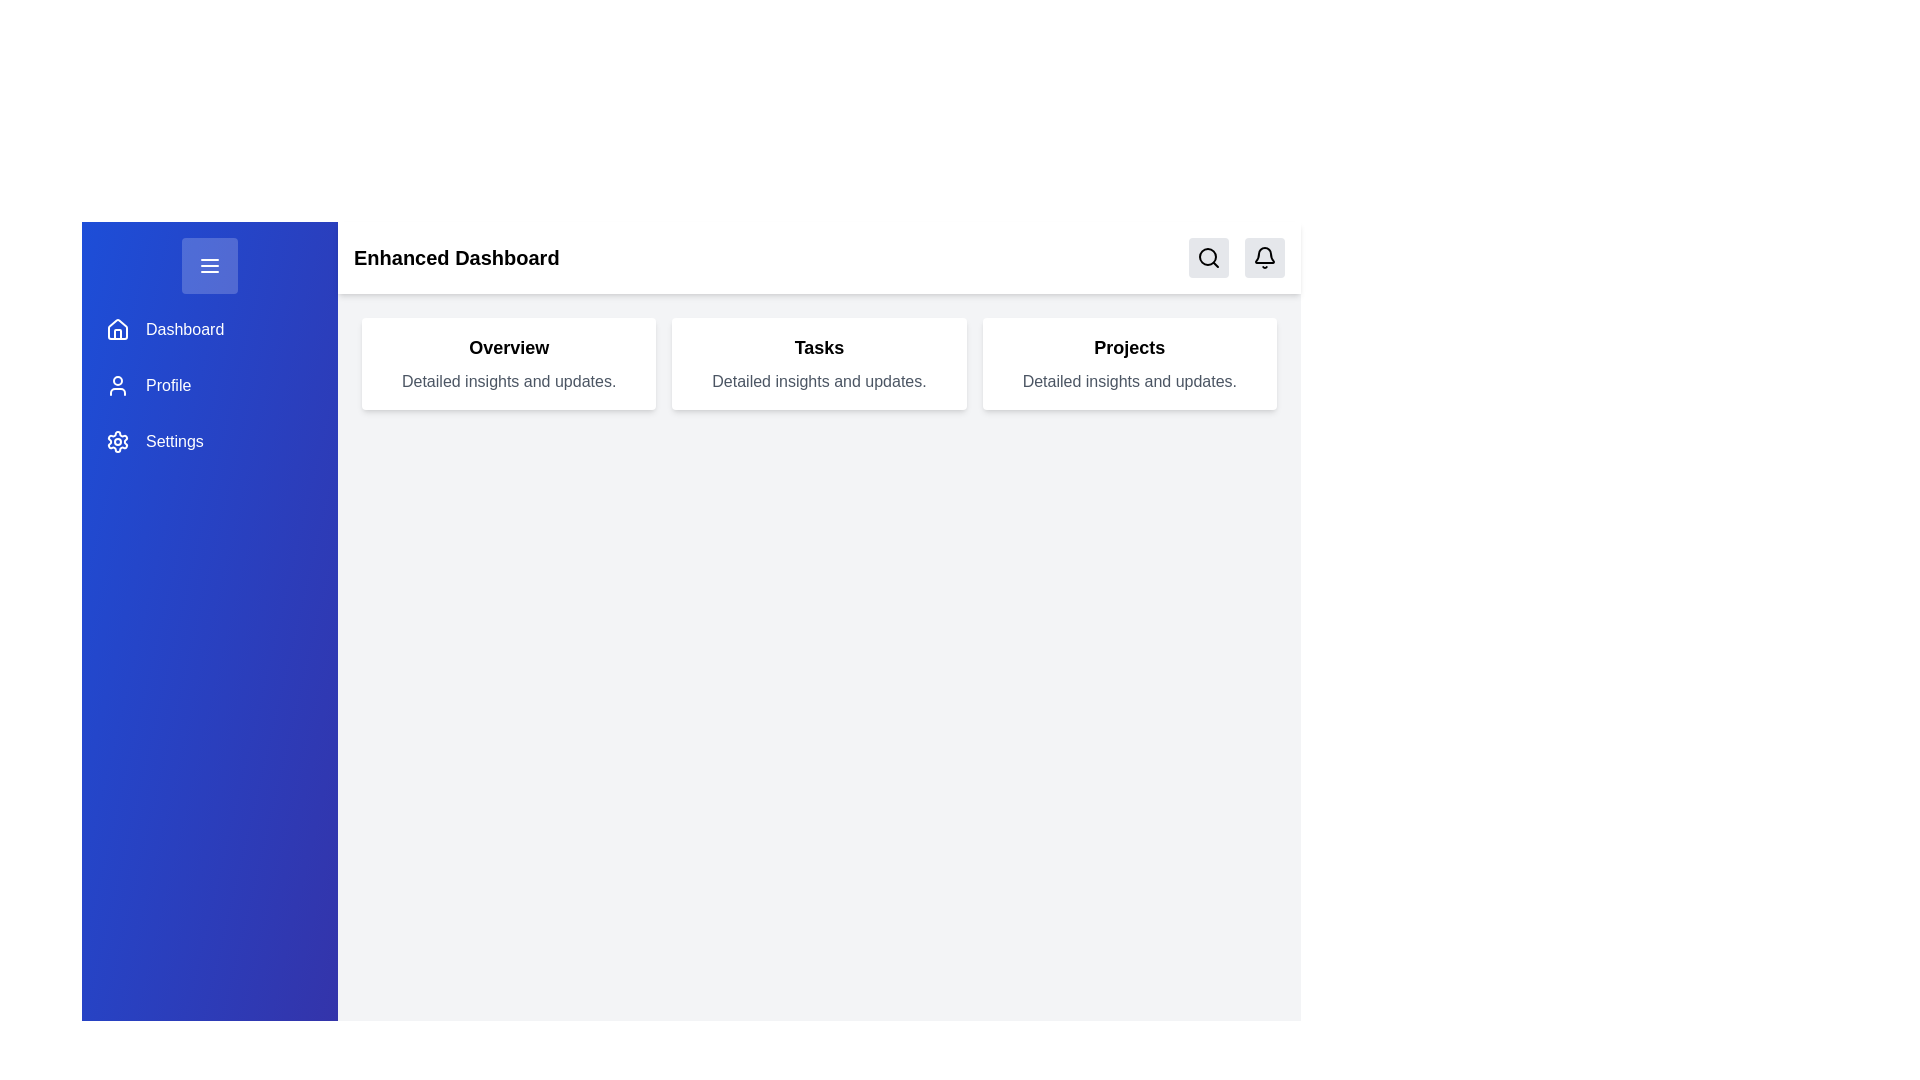 This screenshot has width=1920, height=1080. What do you see at coordinates (1208, 257) in the screenshot?
I see `the magnifying glass icon located at the top-right corner of the interface` at bounding box center [1208, 257].